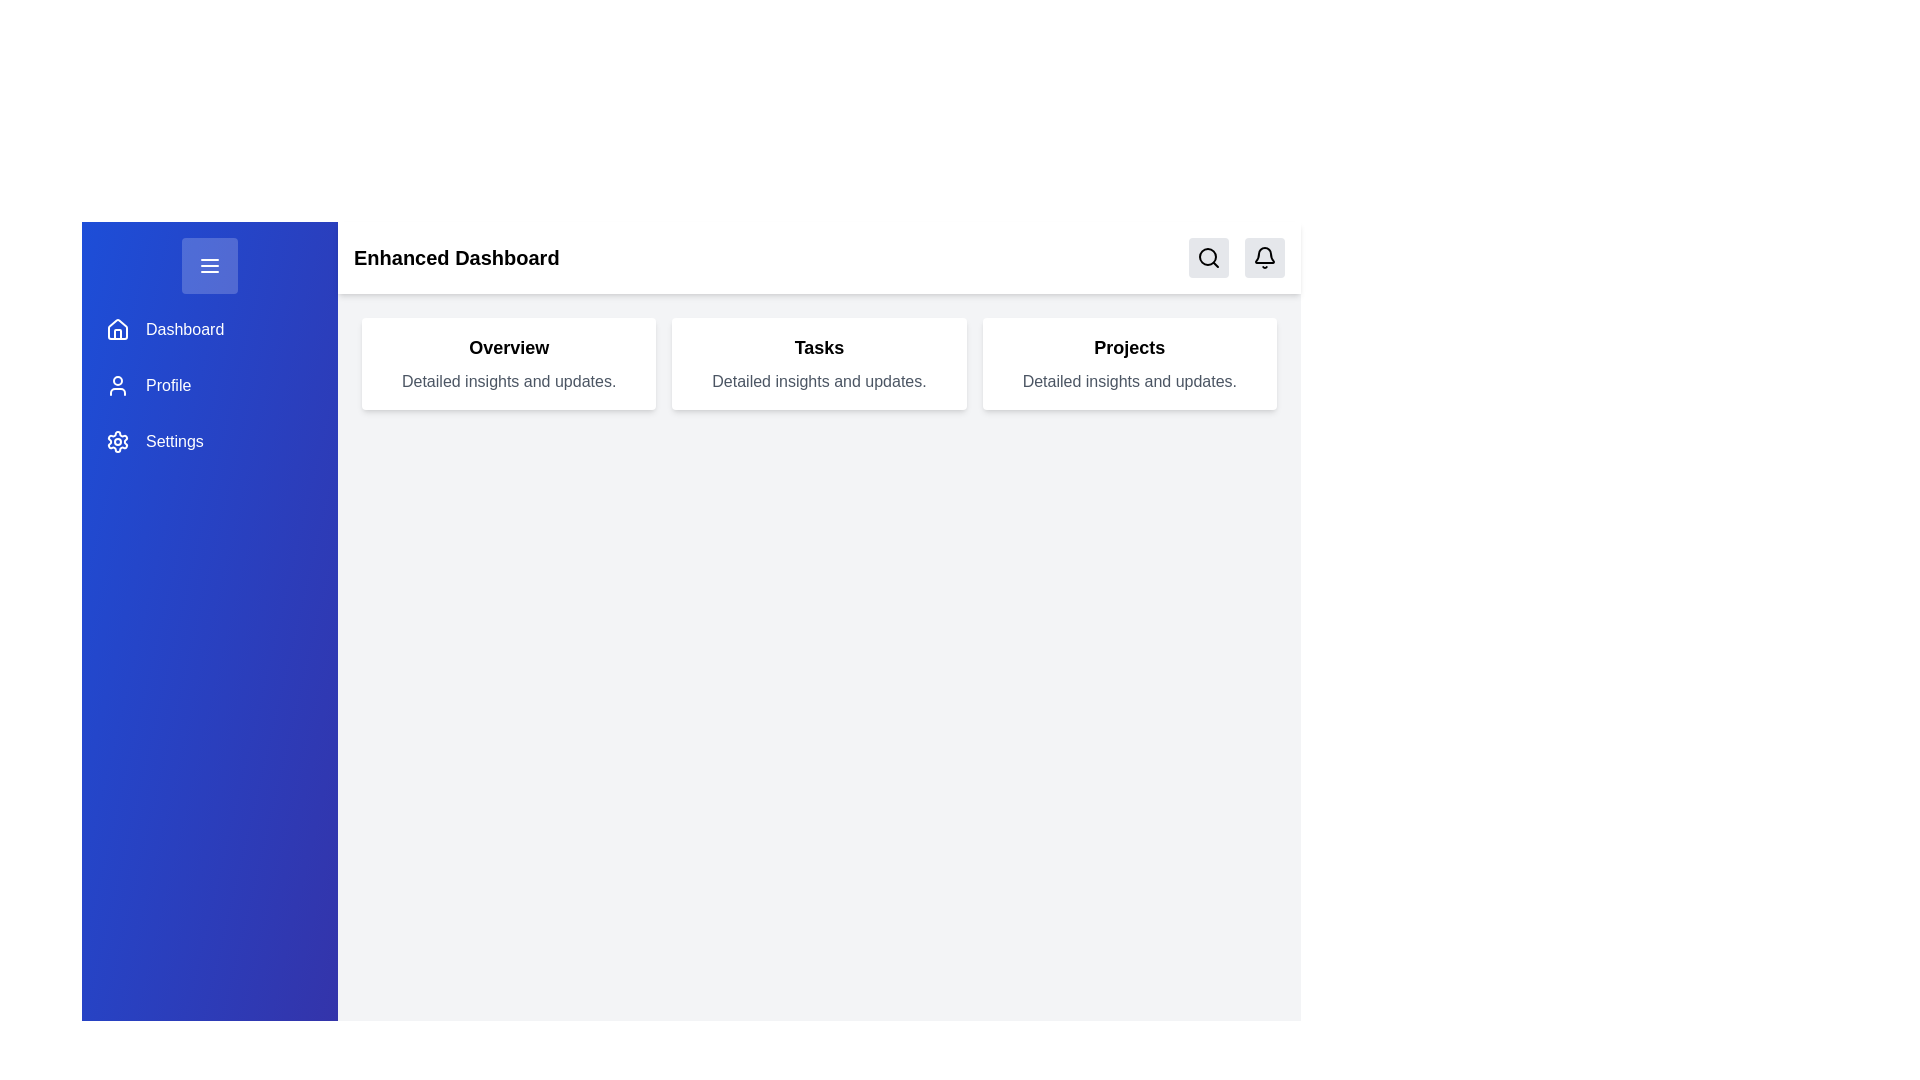 This screenshot has width=1920, height=1080. What do you see at coordinates (1208, 257) in the screenshot?
I see `the magnifying glass icon located at the top-right corner of the interface` at bounding box center [1208, 257].